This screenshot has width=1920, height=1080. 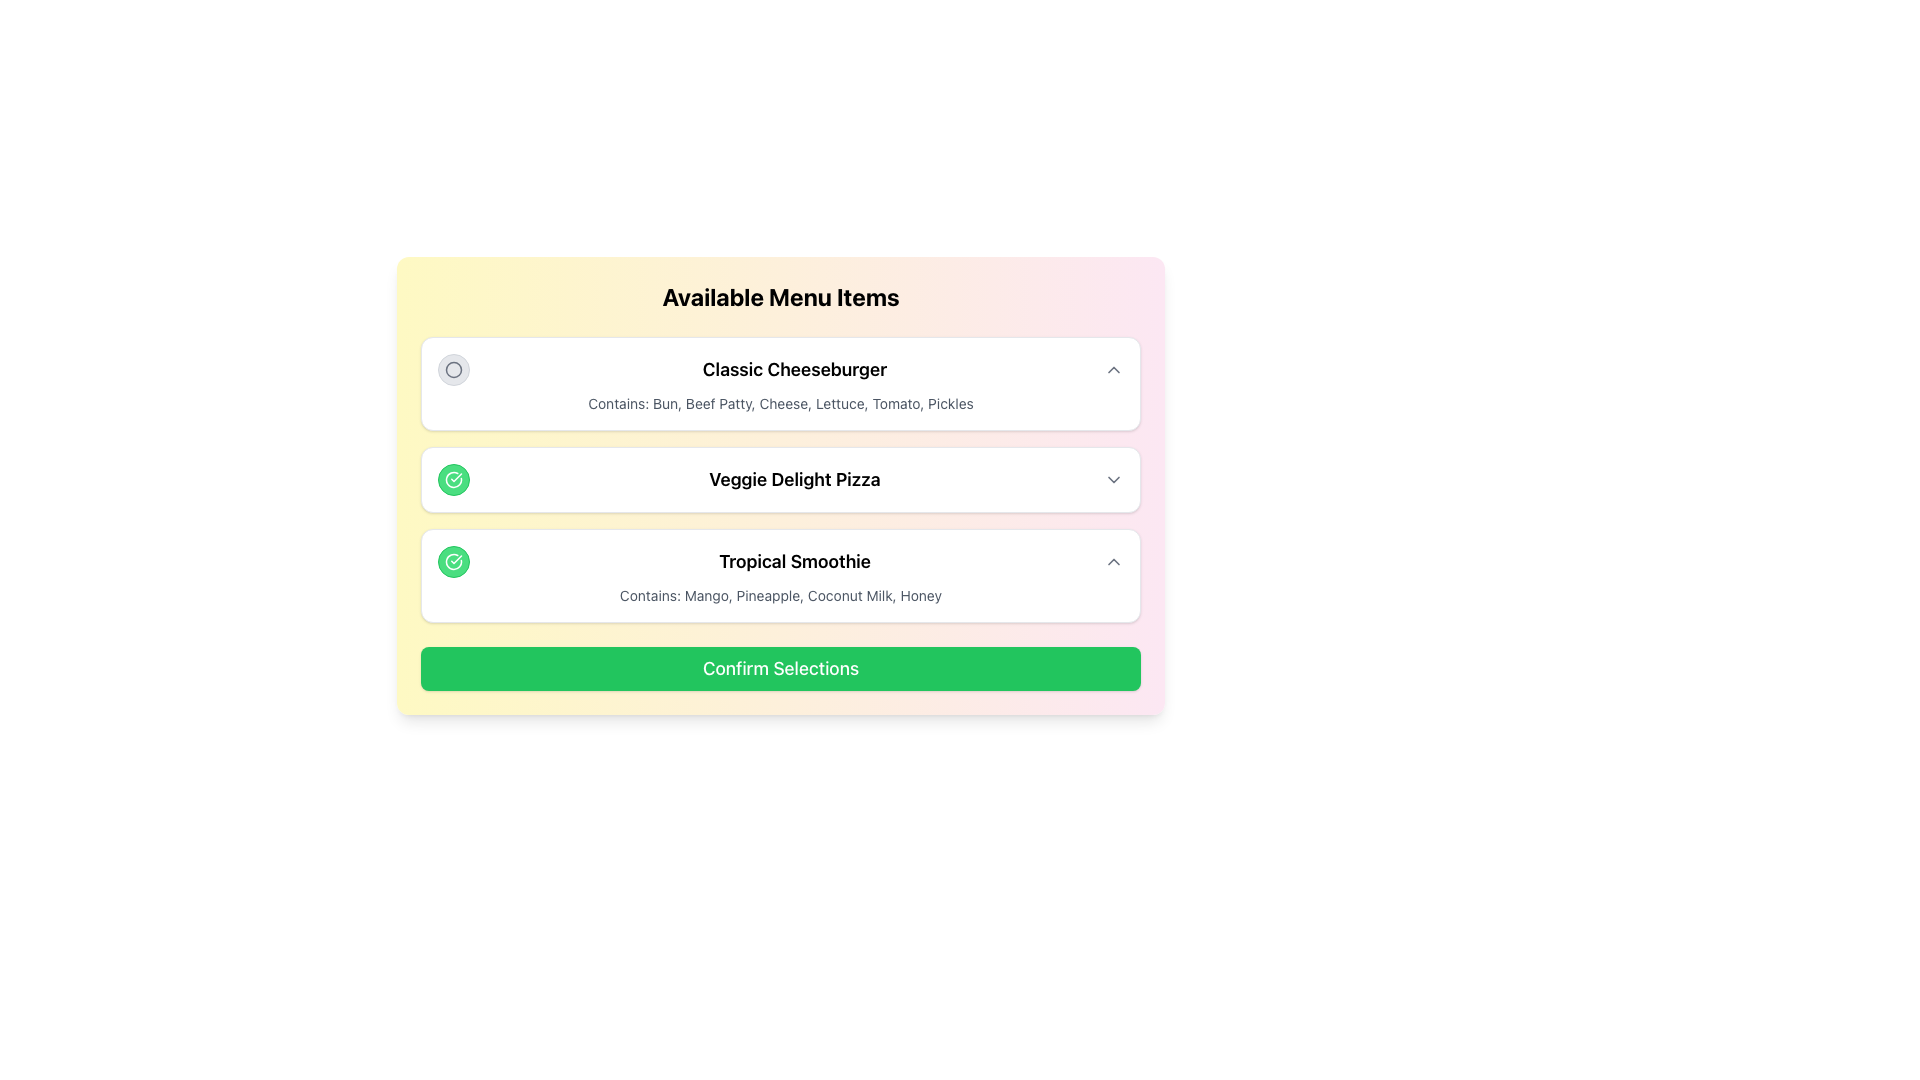 What do you see at coordinates (794, 562) in the screenshot?
I see `the text label for the menu item 'Tropical Smoothie', which is the third item in a vertical list of menu items` at bounding box center [794, 562].